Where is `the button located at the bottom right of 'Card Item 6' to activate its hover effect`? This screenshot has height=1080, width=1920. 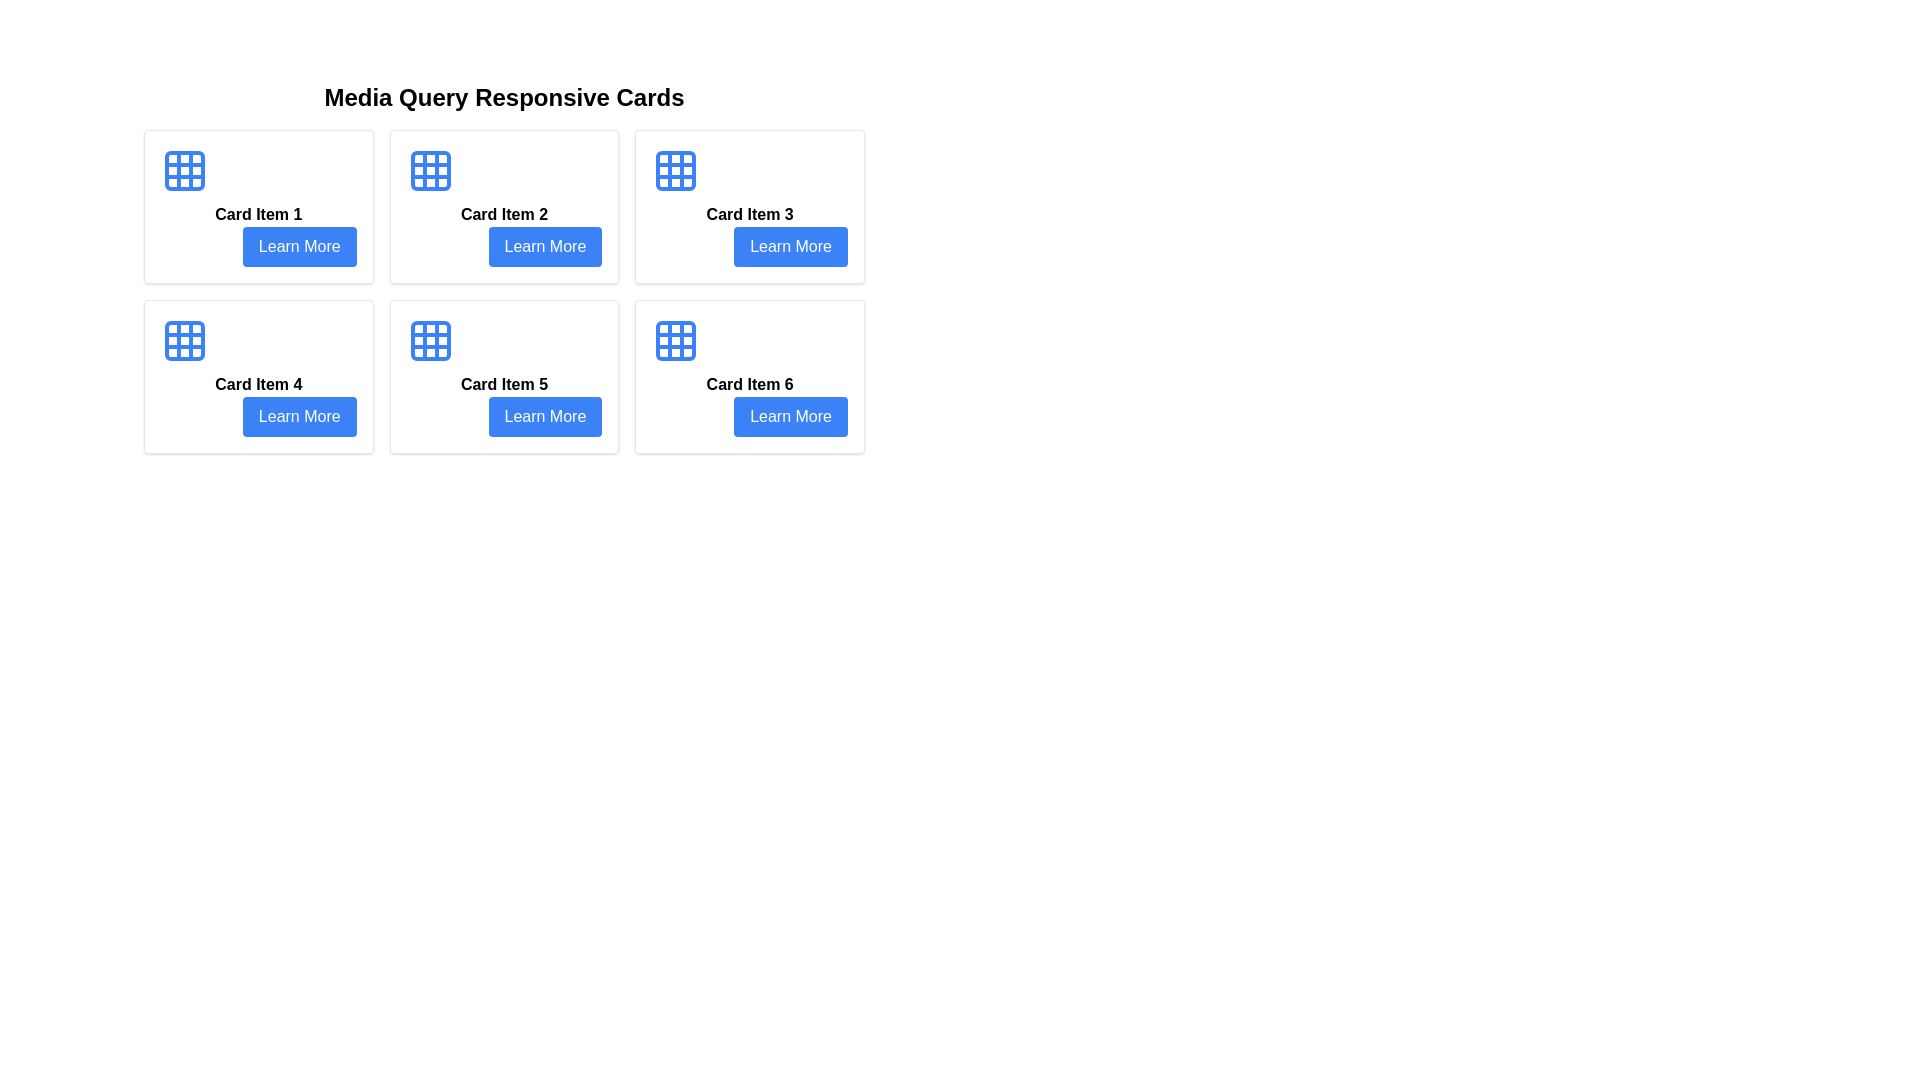
the button located at the bottom right of 'Card Item 6' to activate its hover effect is located at coordinates (790, 415).